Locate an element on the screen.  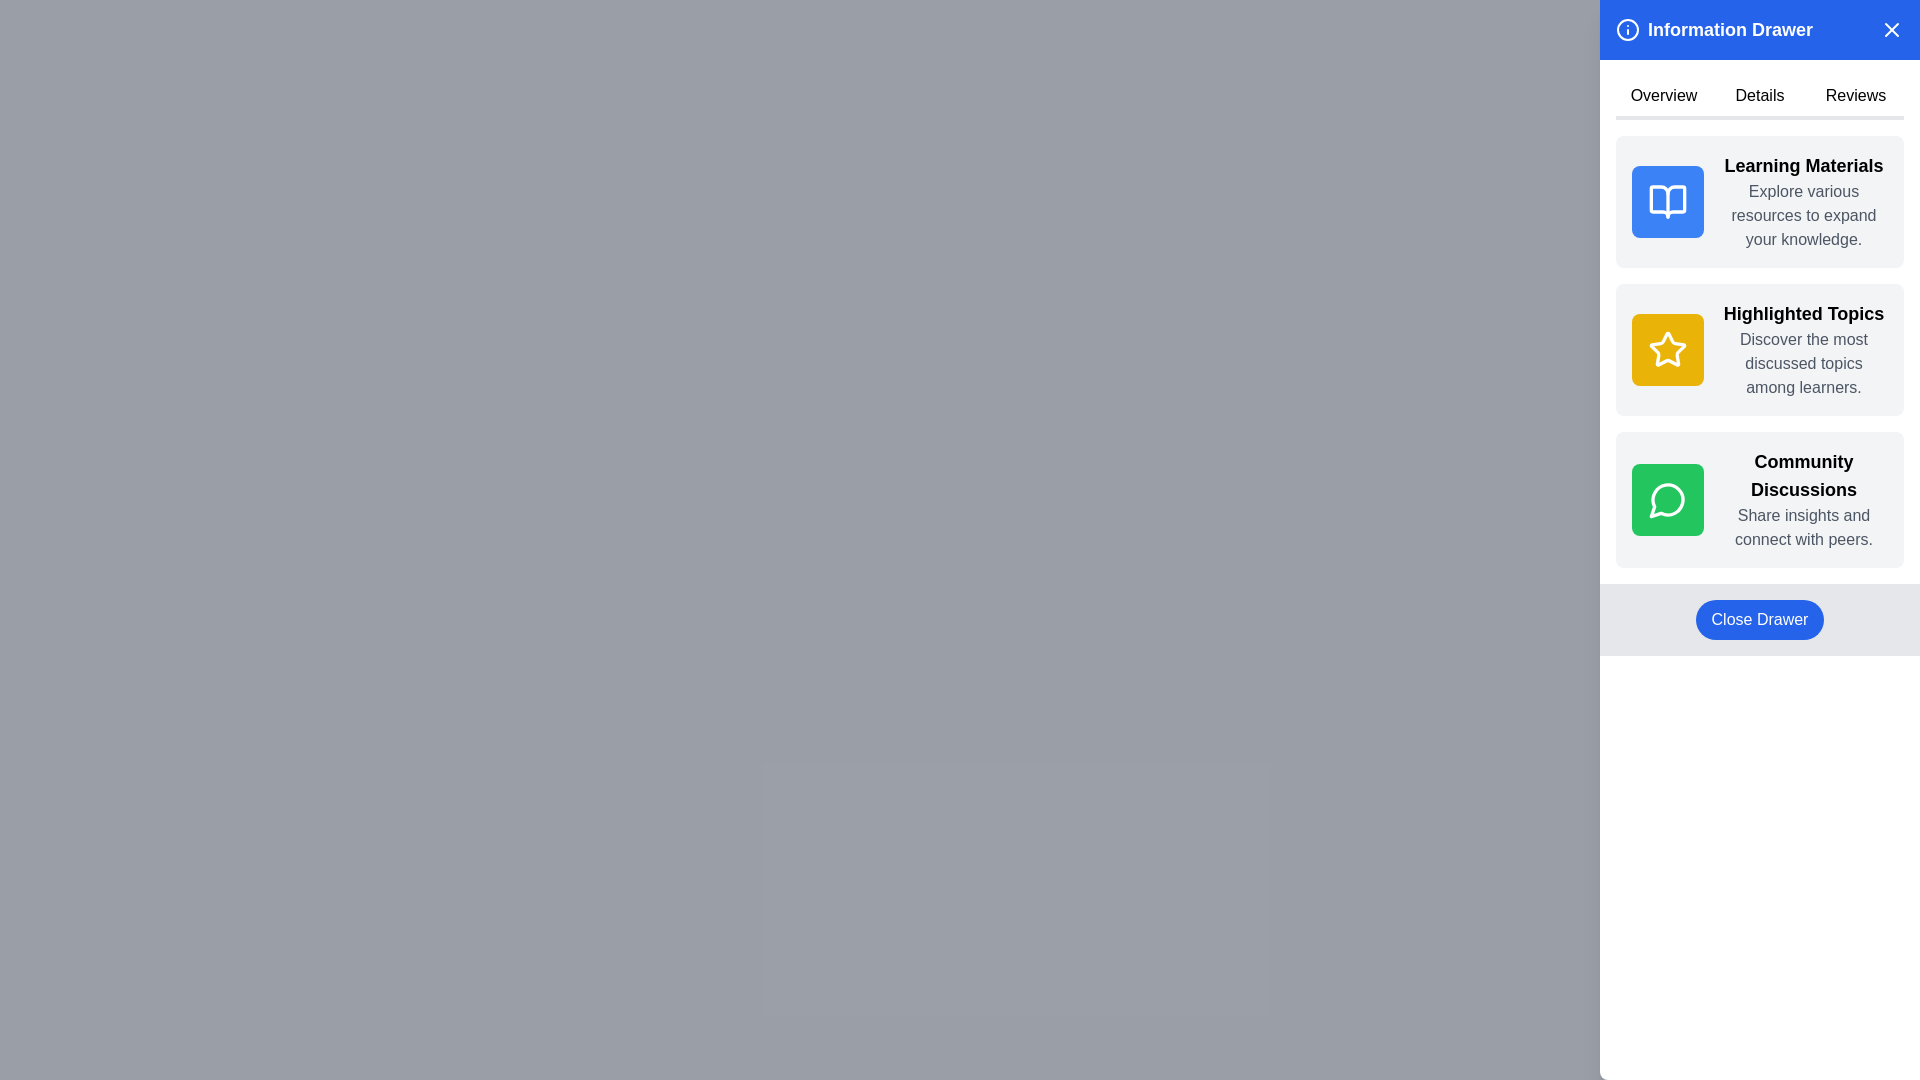
the close icon button represented by an 'X' mark in the top-right corner of the interface is located at coordinates (1890, 30).